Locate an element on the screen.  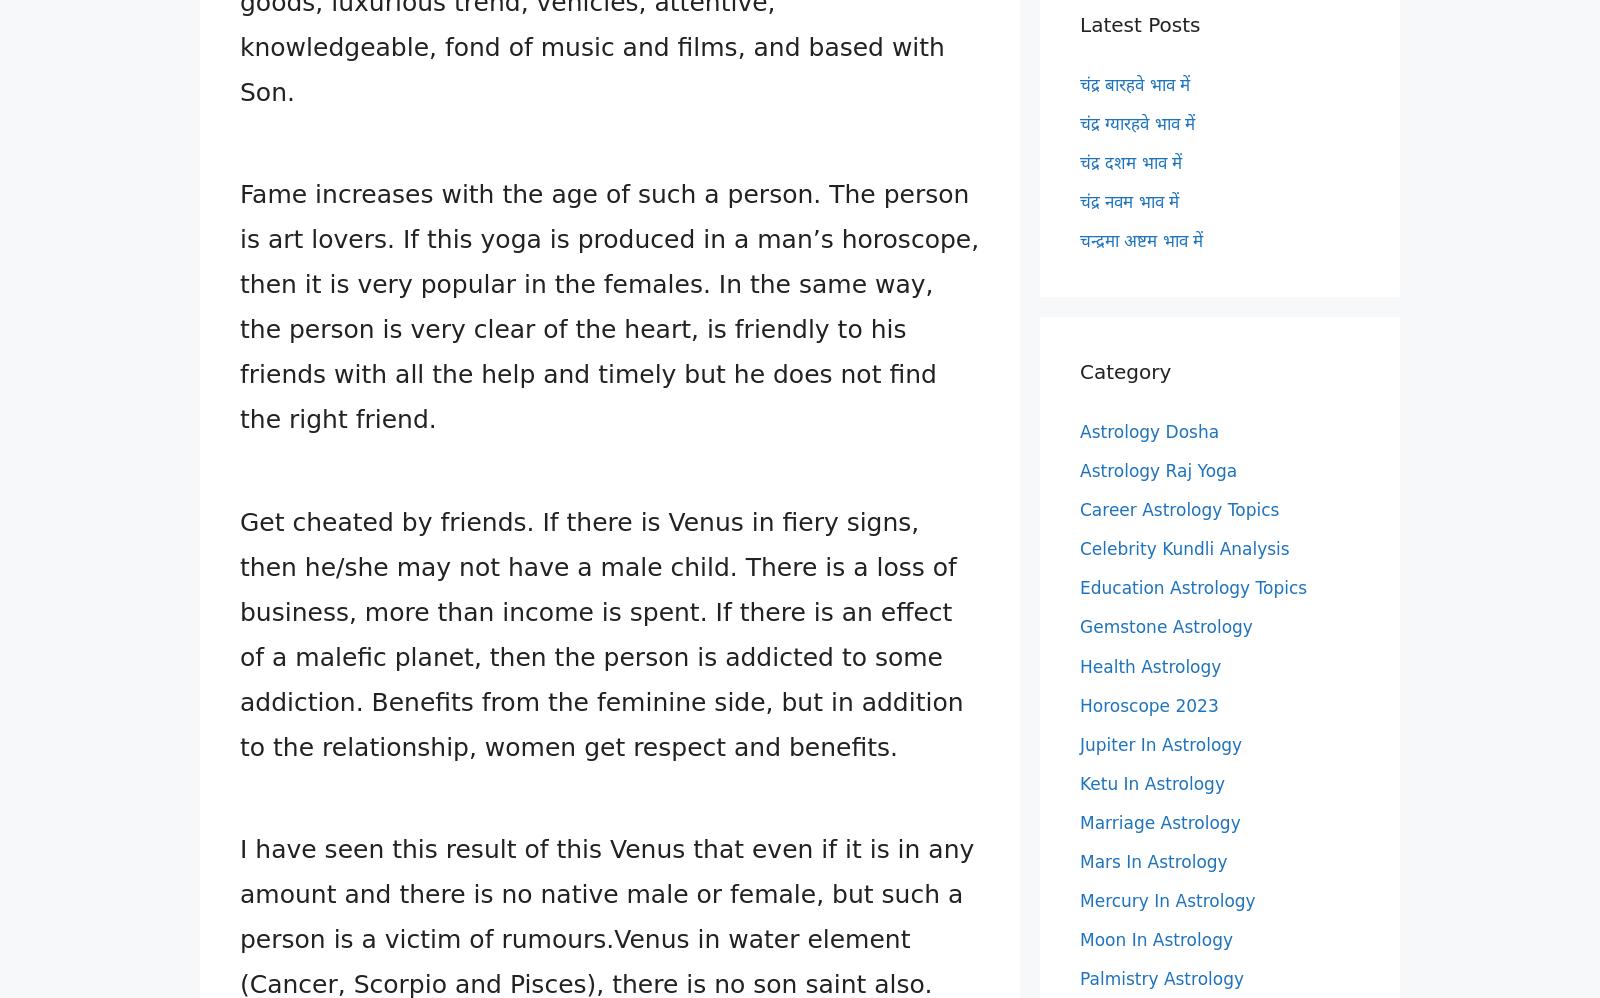
'Category' is located at coordinates (1125, 369).